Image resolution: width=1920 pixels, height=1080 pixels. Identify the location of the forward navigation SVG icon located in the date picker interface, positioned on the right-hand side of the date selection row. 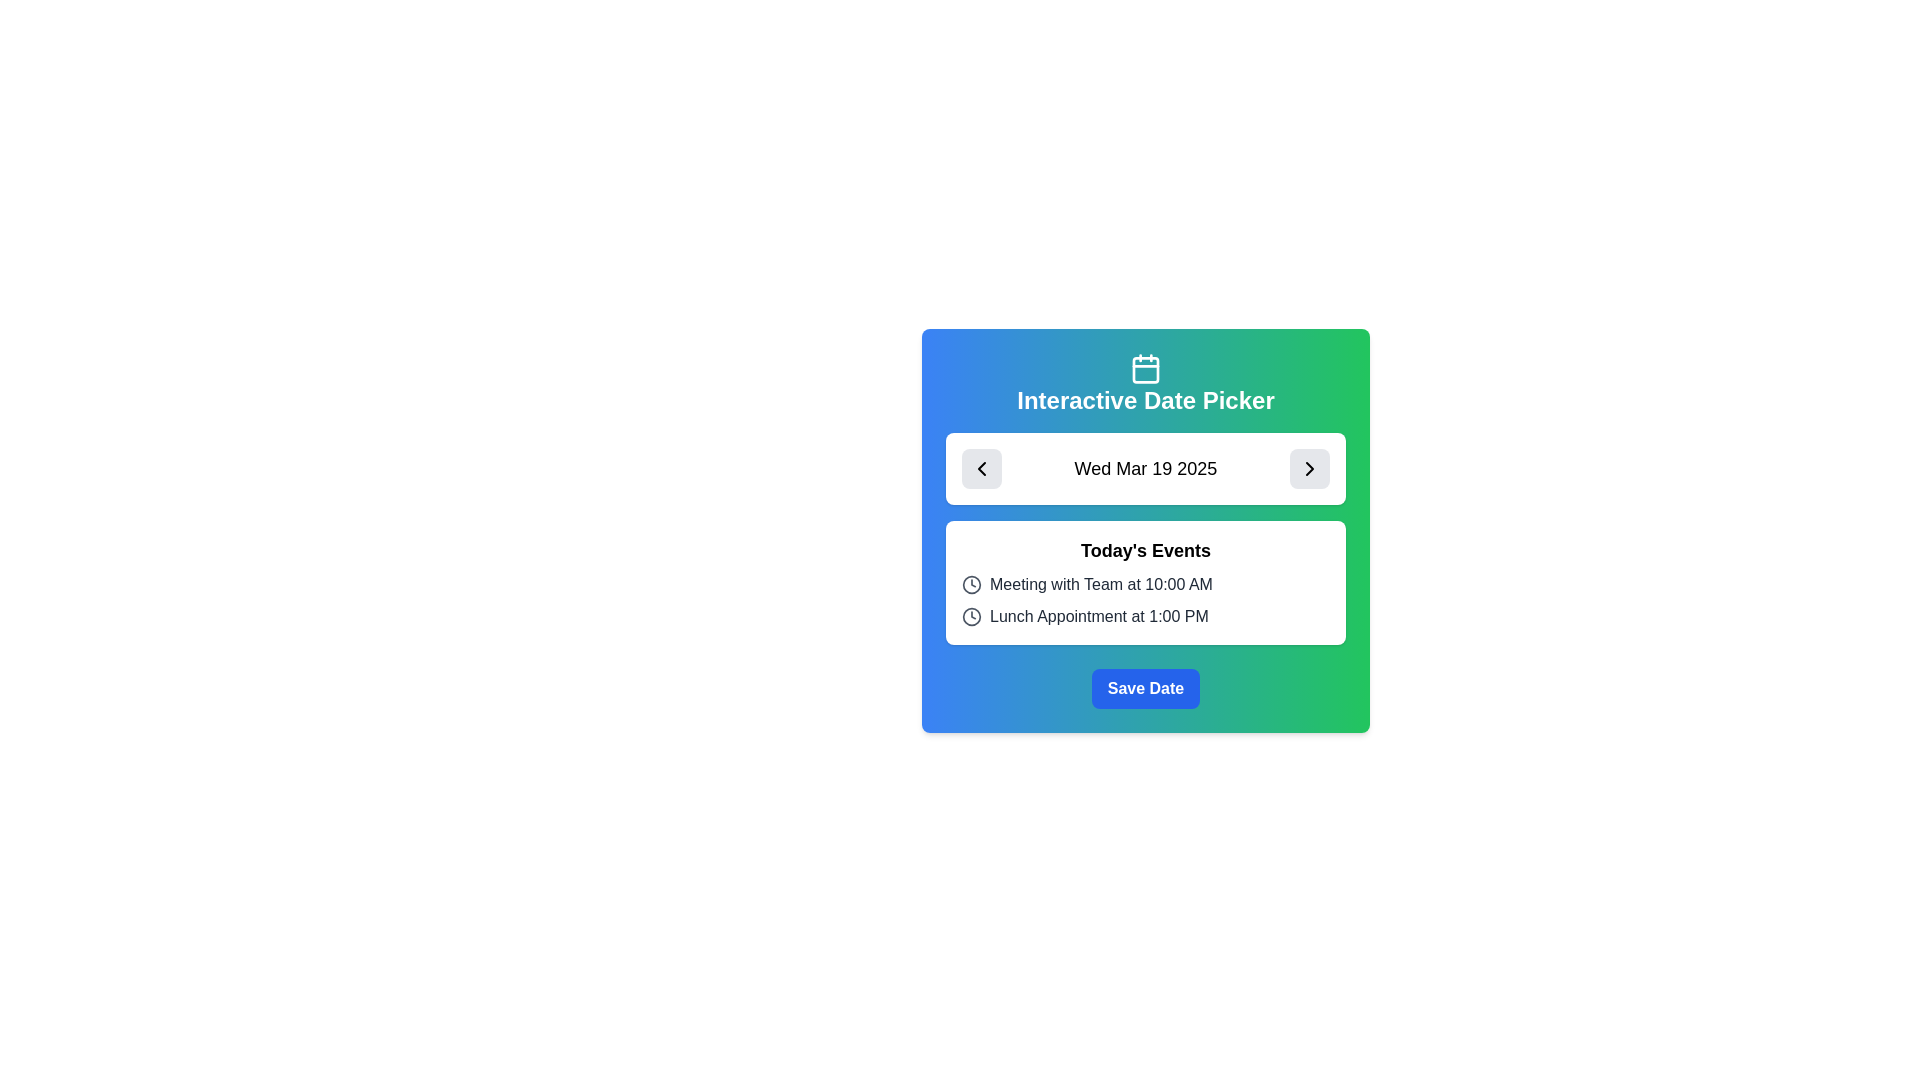
(1310, 469).